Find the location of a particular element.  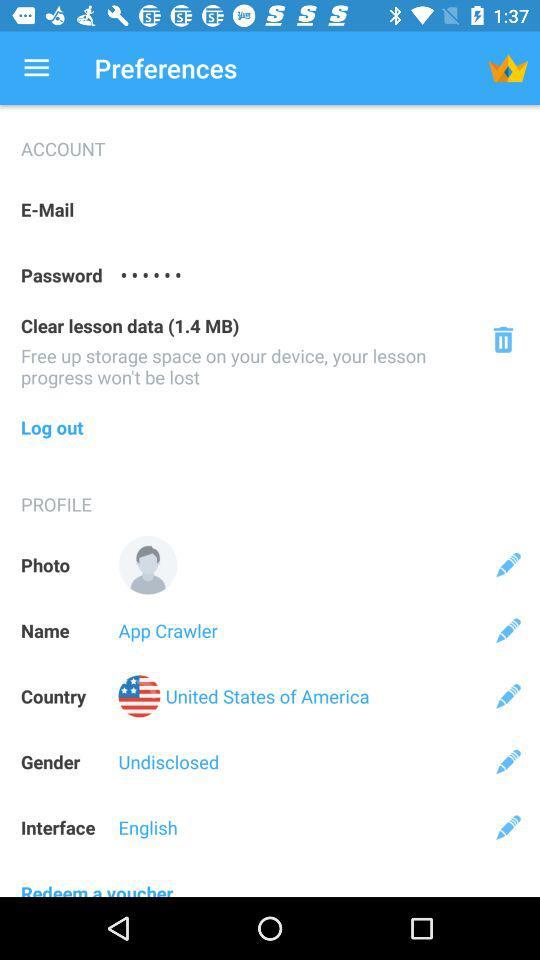

the edit icon is located at coordinates (508, 565).